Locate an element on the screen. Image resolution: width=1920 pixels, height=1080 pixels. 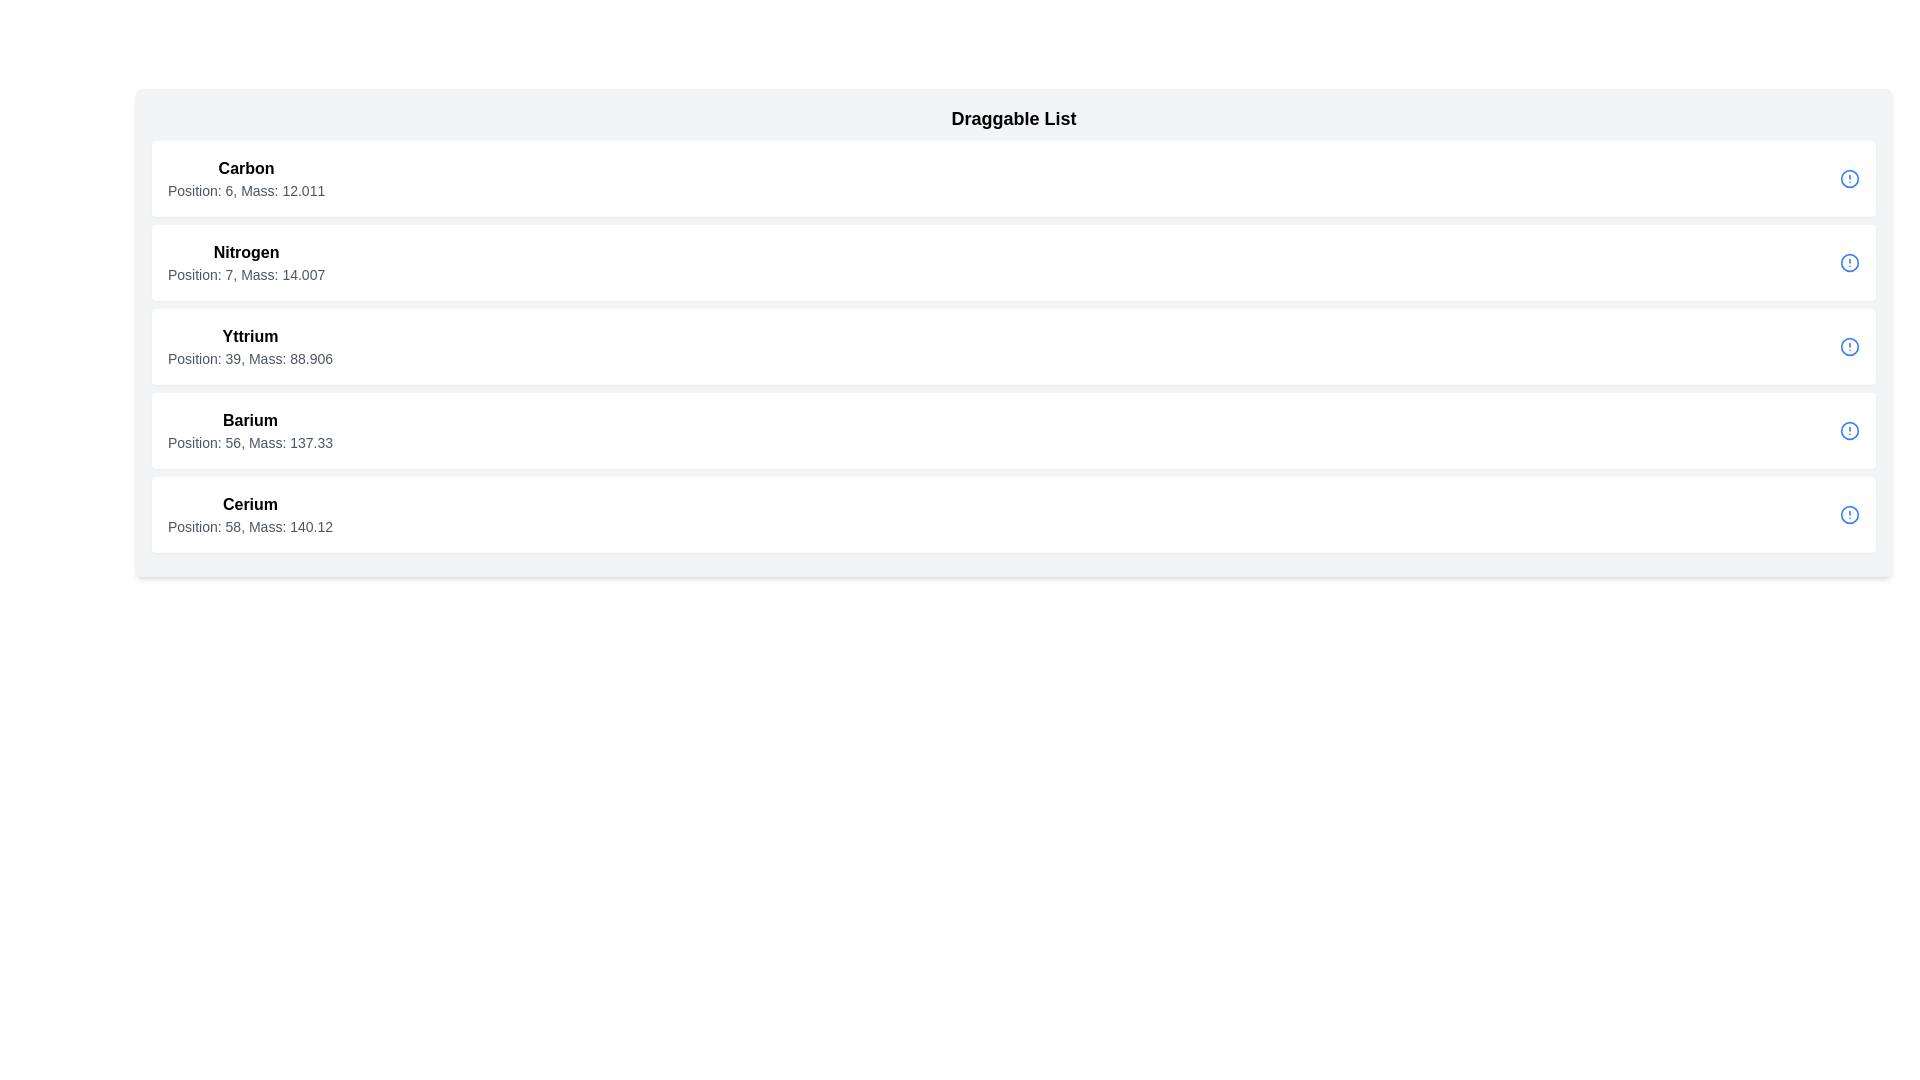
text content of the informational display that contains 'Nitrogen' and its details about position and mass is located at coordinates (245, 261).